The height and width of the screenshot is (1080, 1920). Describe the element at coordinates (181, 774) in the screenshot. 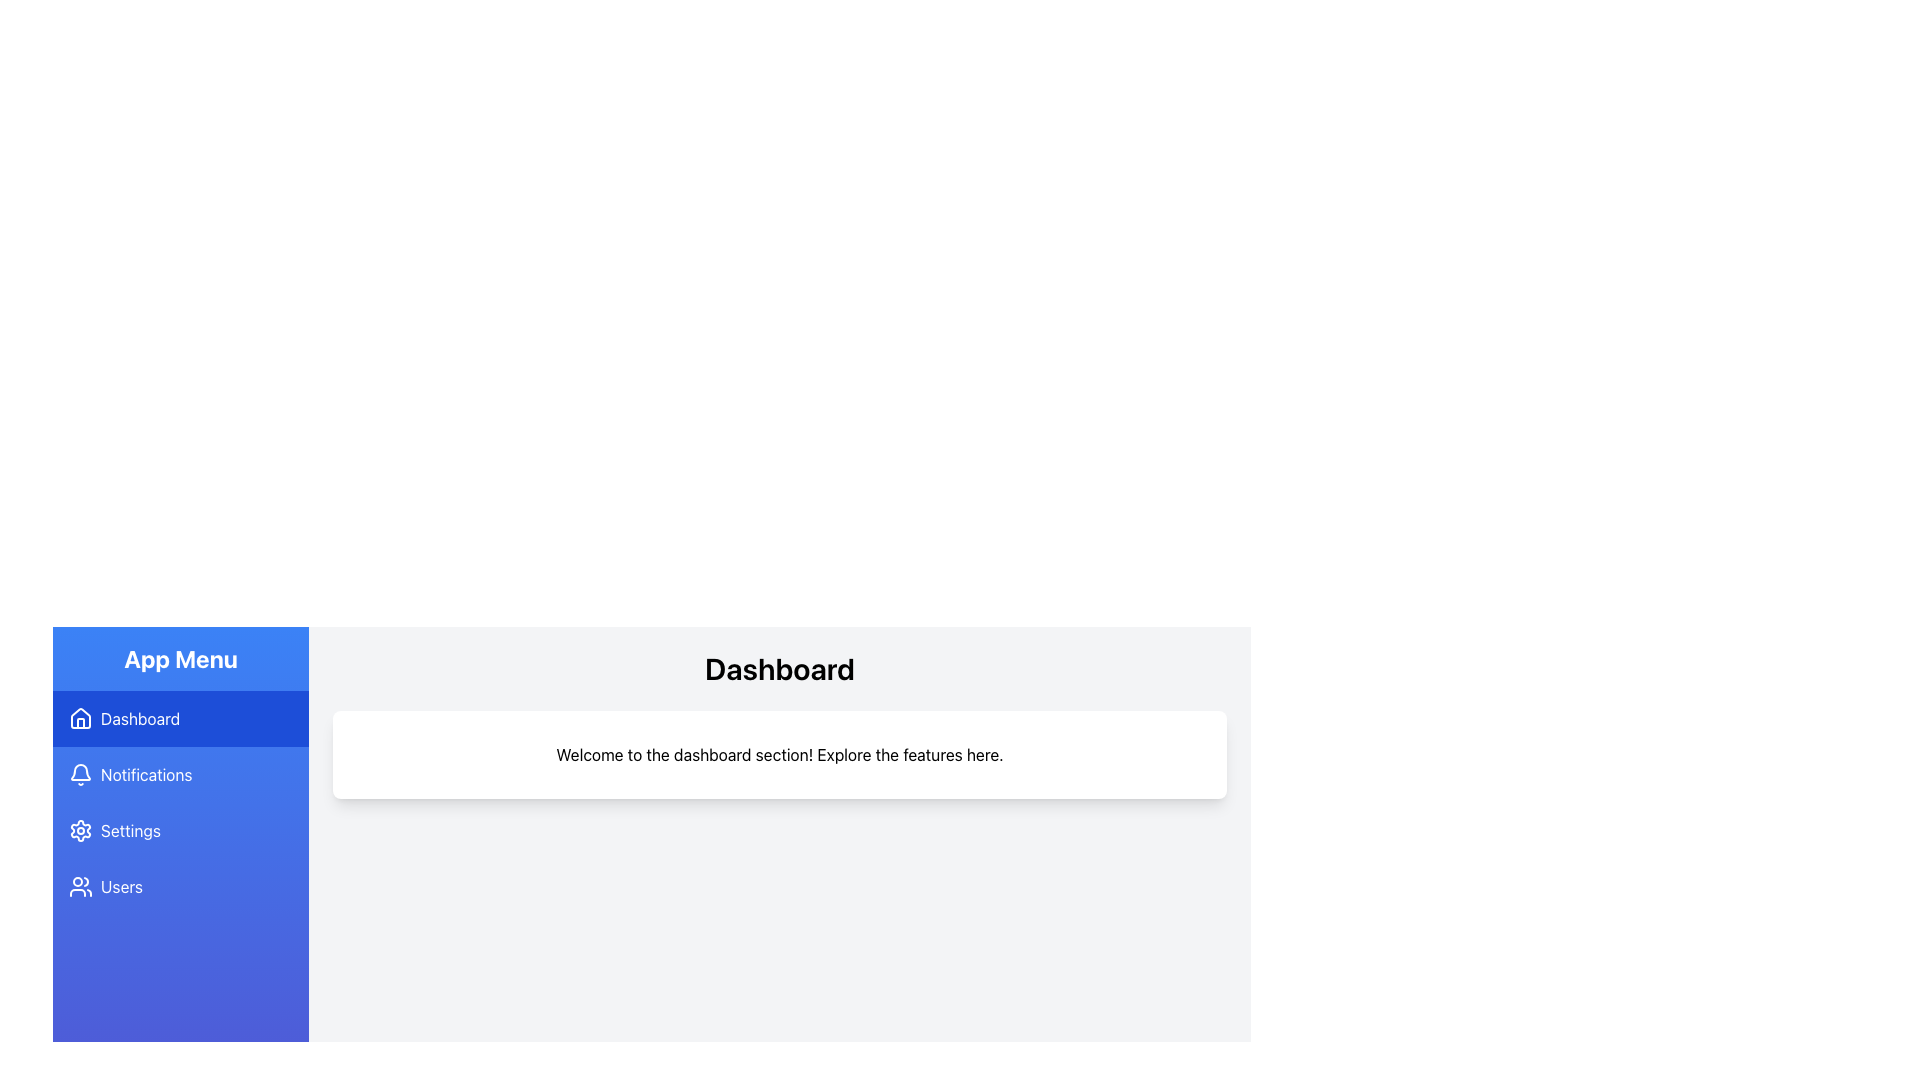

I see `the second button in the vertical list of menu items in the left sidebar` at that location.